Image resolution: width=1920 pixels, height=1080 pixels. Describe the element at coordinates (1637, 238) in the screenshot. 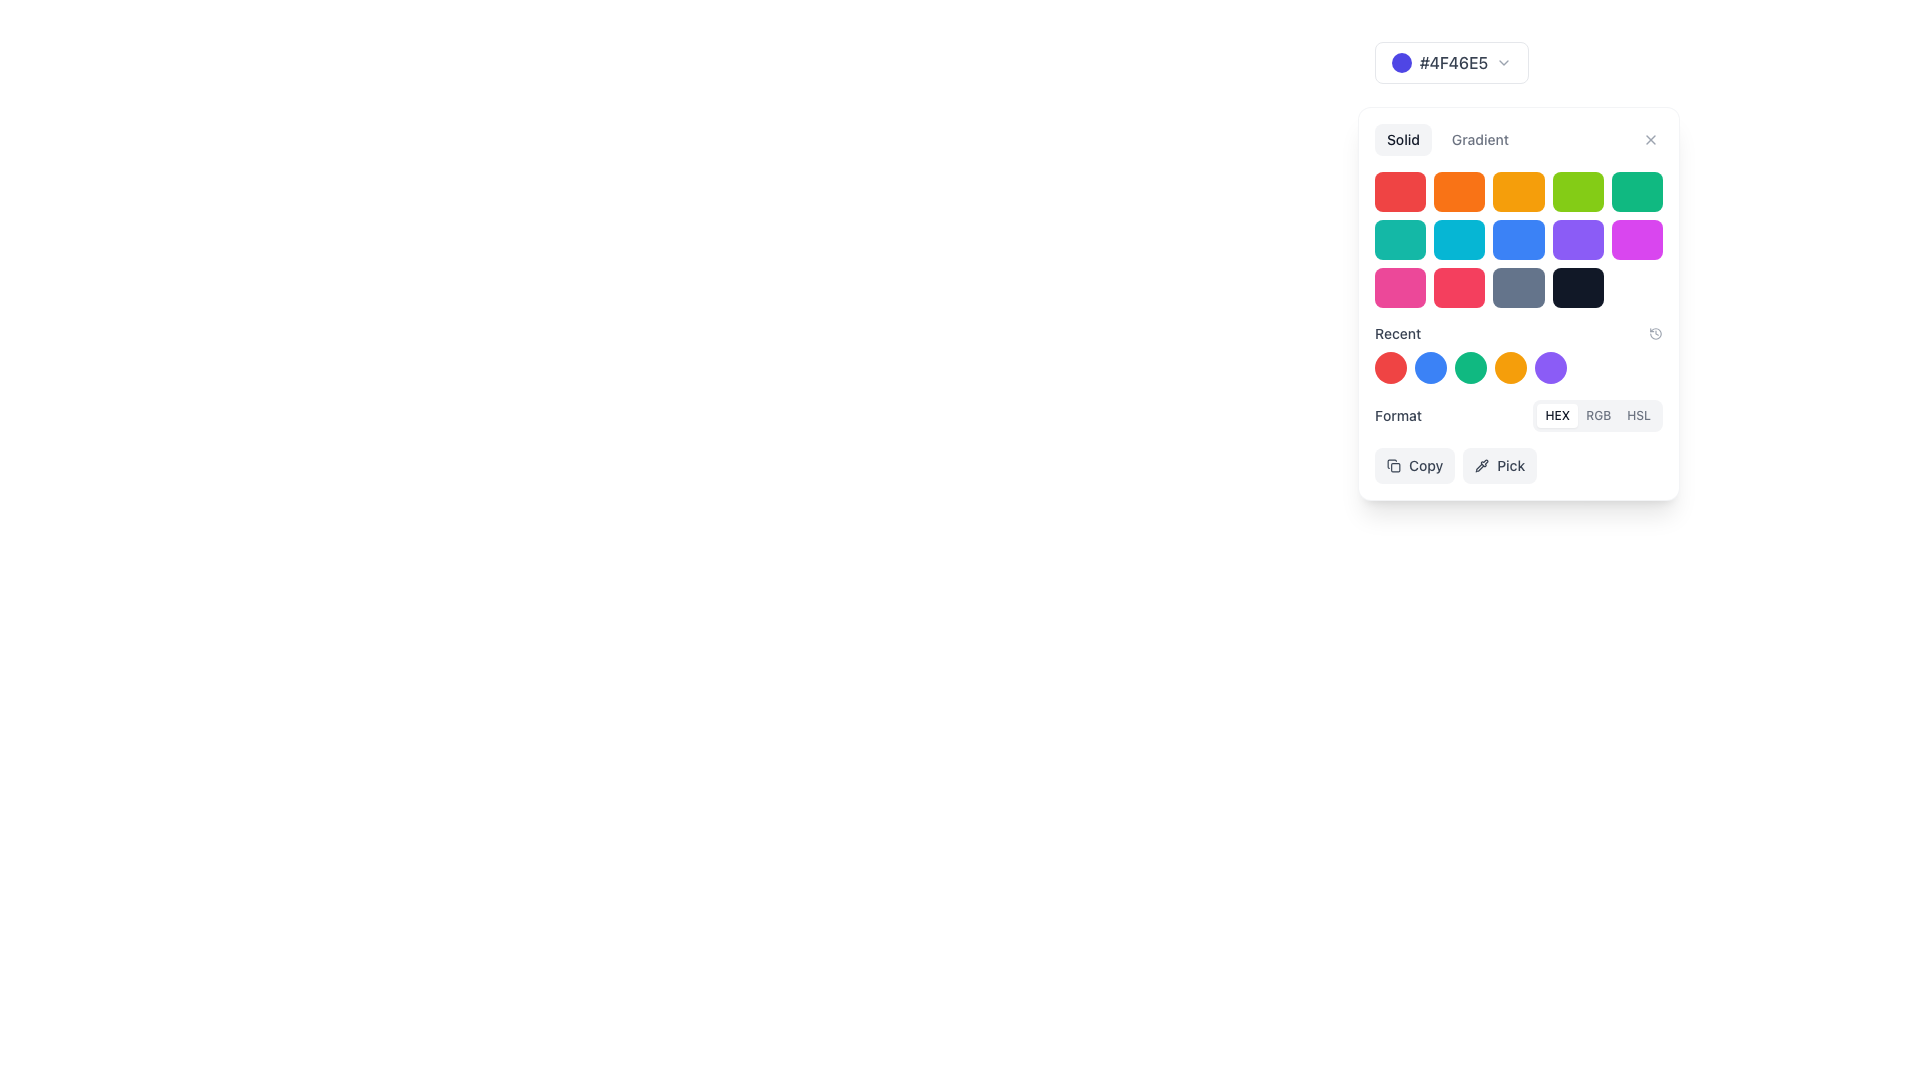

I see `the fifth color swatch in the second row of the color selection grid` at that location.